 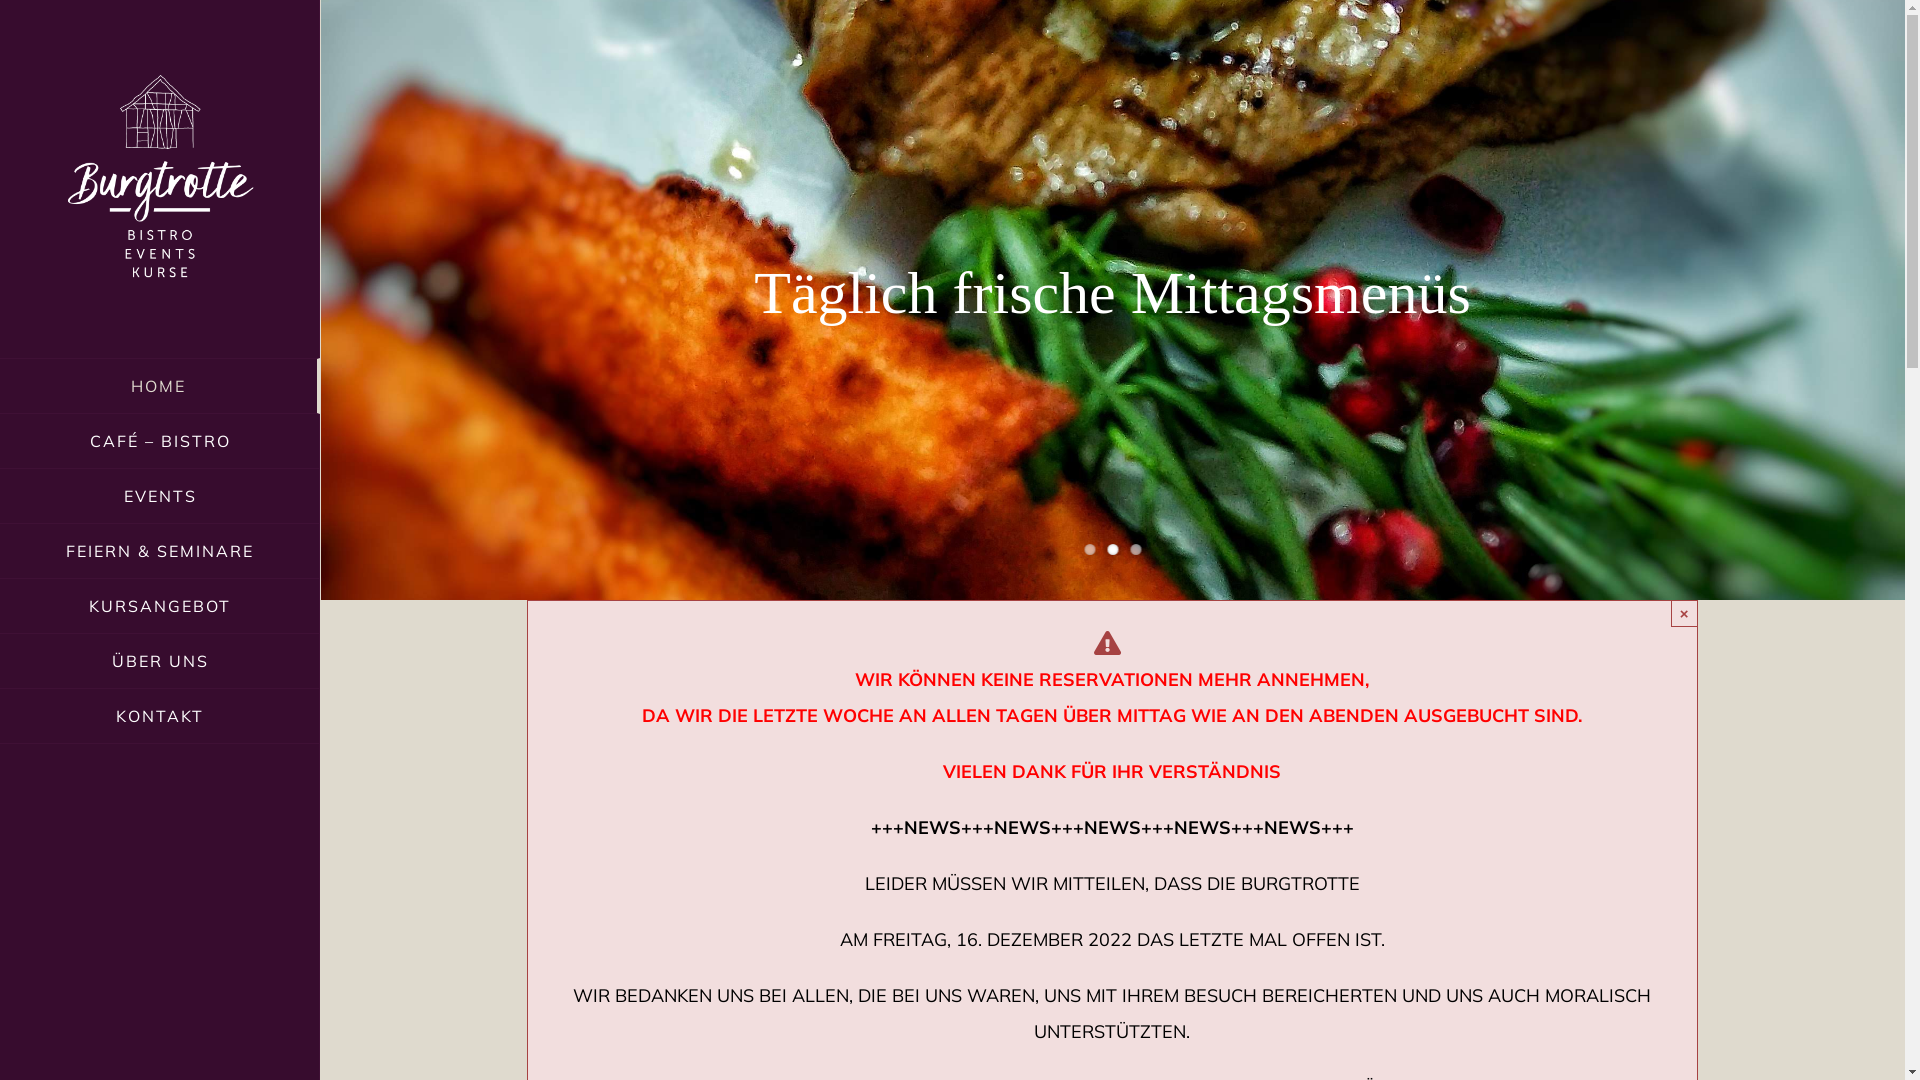 What do you see at coordinates (0, 551) in the screenshot?
I see `'FEIERN & SEMINARE'` at bounding box center [0, 551].